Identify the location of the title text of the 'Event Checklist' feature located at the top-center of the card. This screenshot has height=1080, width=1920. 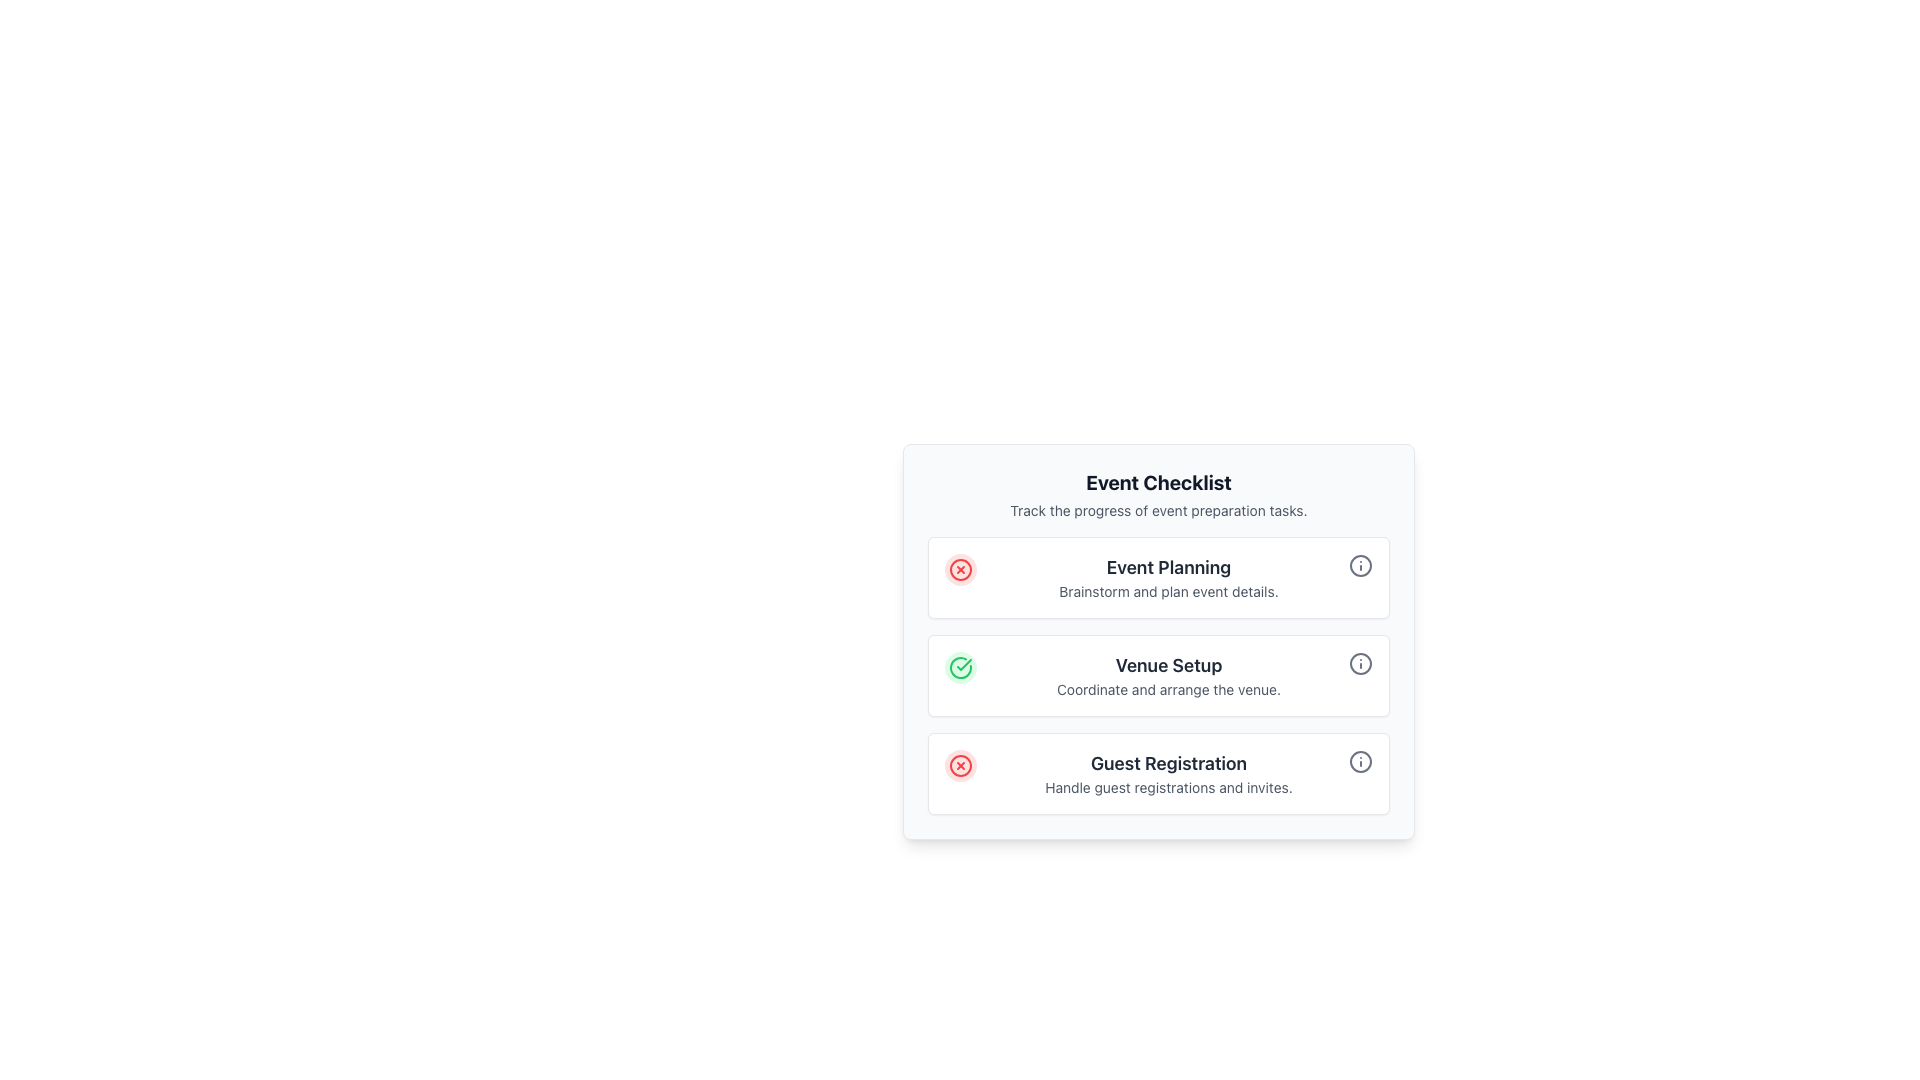
(1158, 482).